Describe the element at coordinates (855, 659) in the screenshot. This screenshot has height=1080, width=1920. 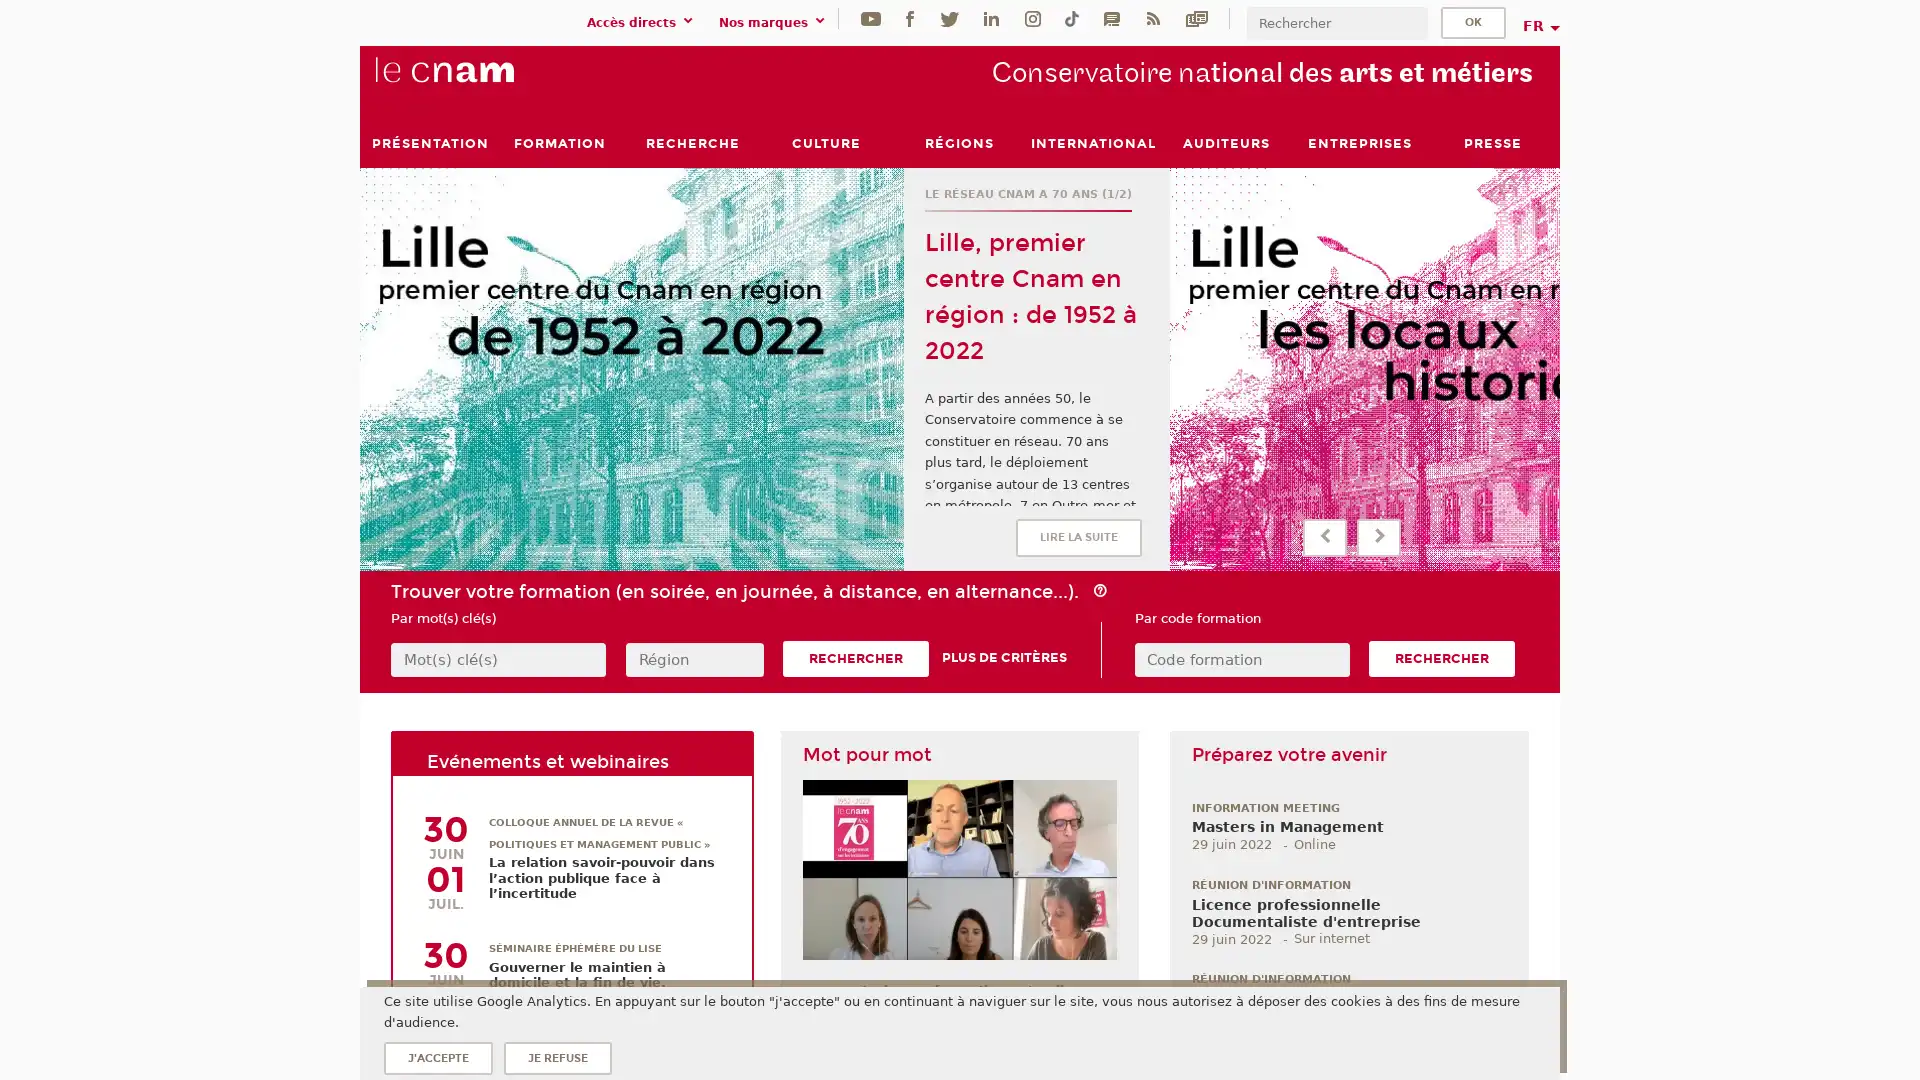
I see `RECHERCHER` at that location.